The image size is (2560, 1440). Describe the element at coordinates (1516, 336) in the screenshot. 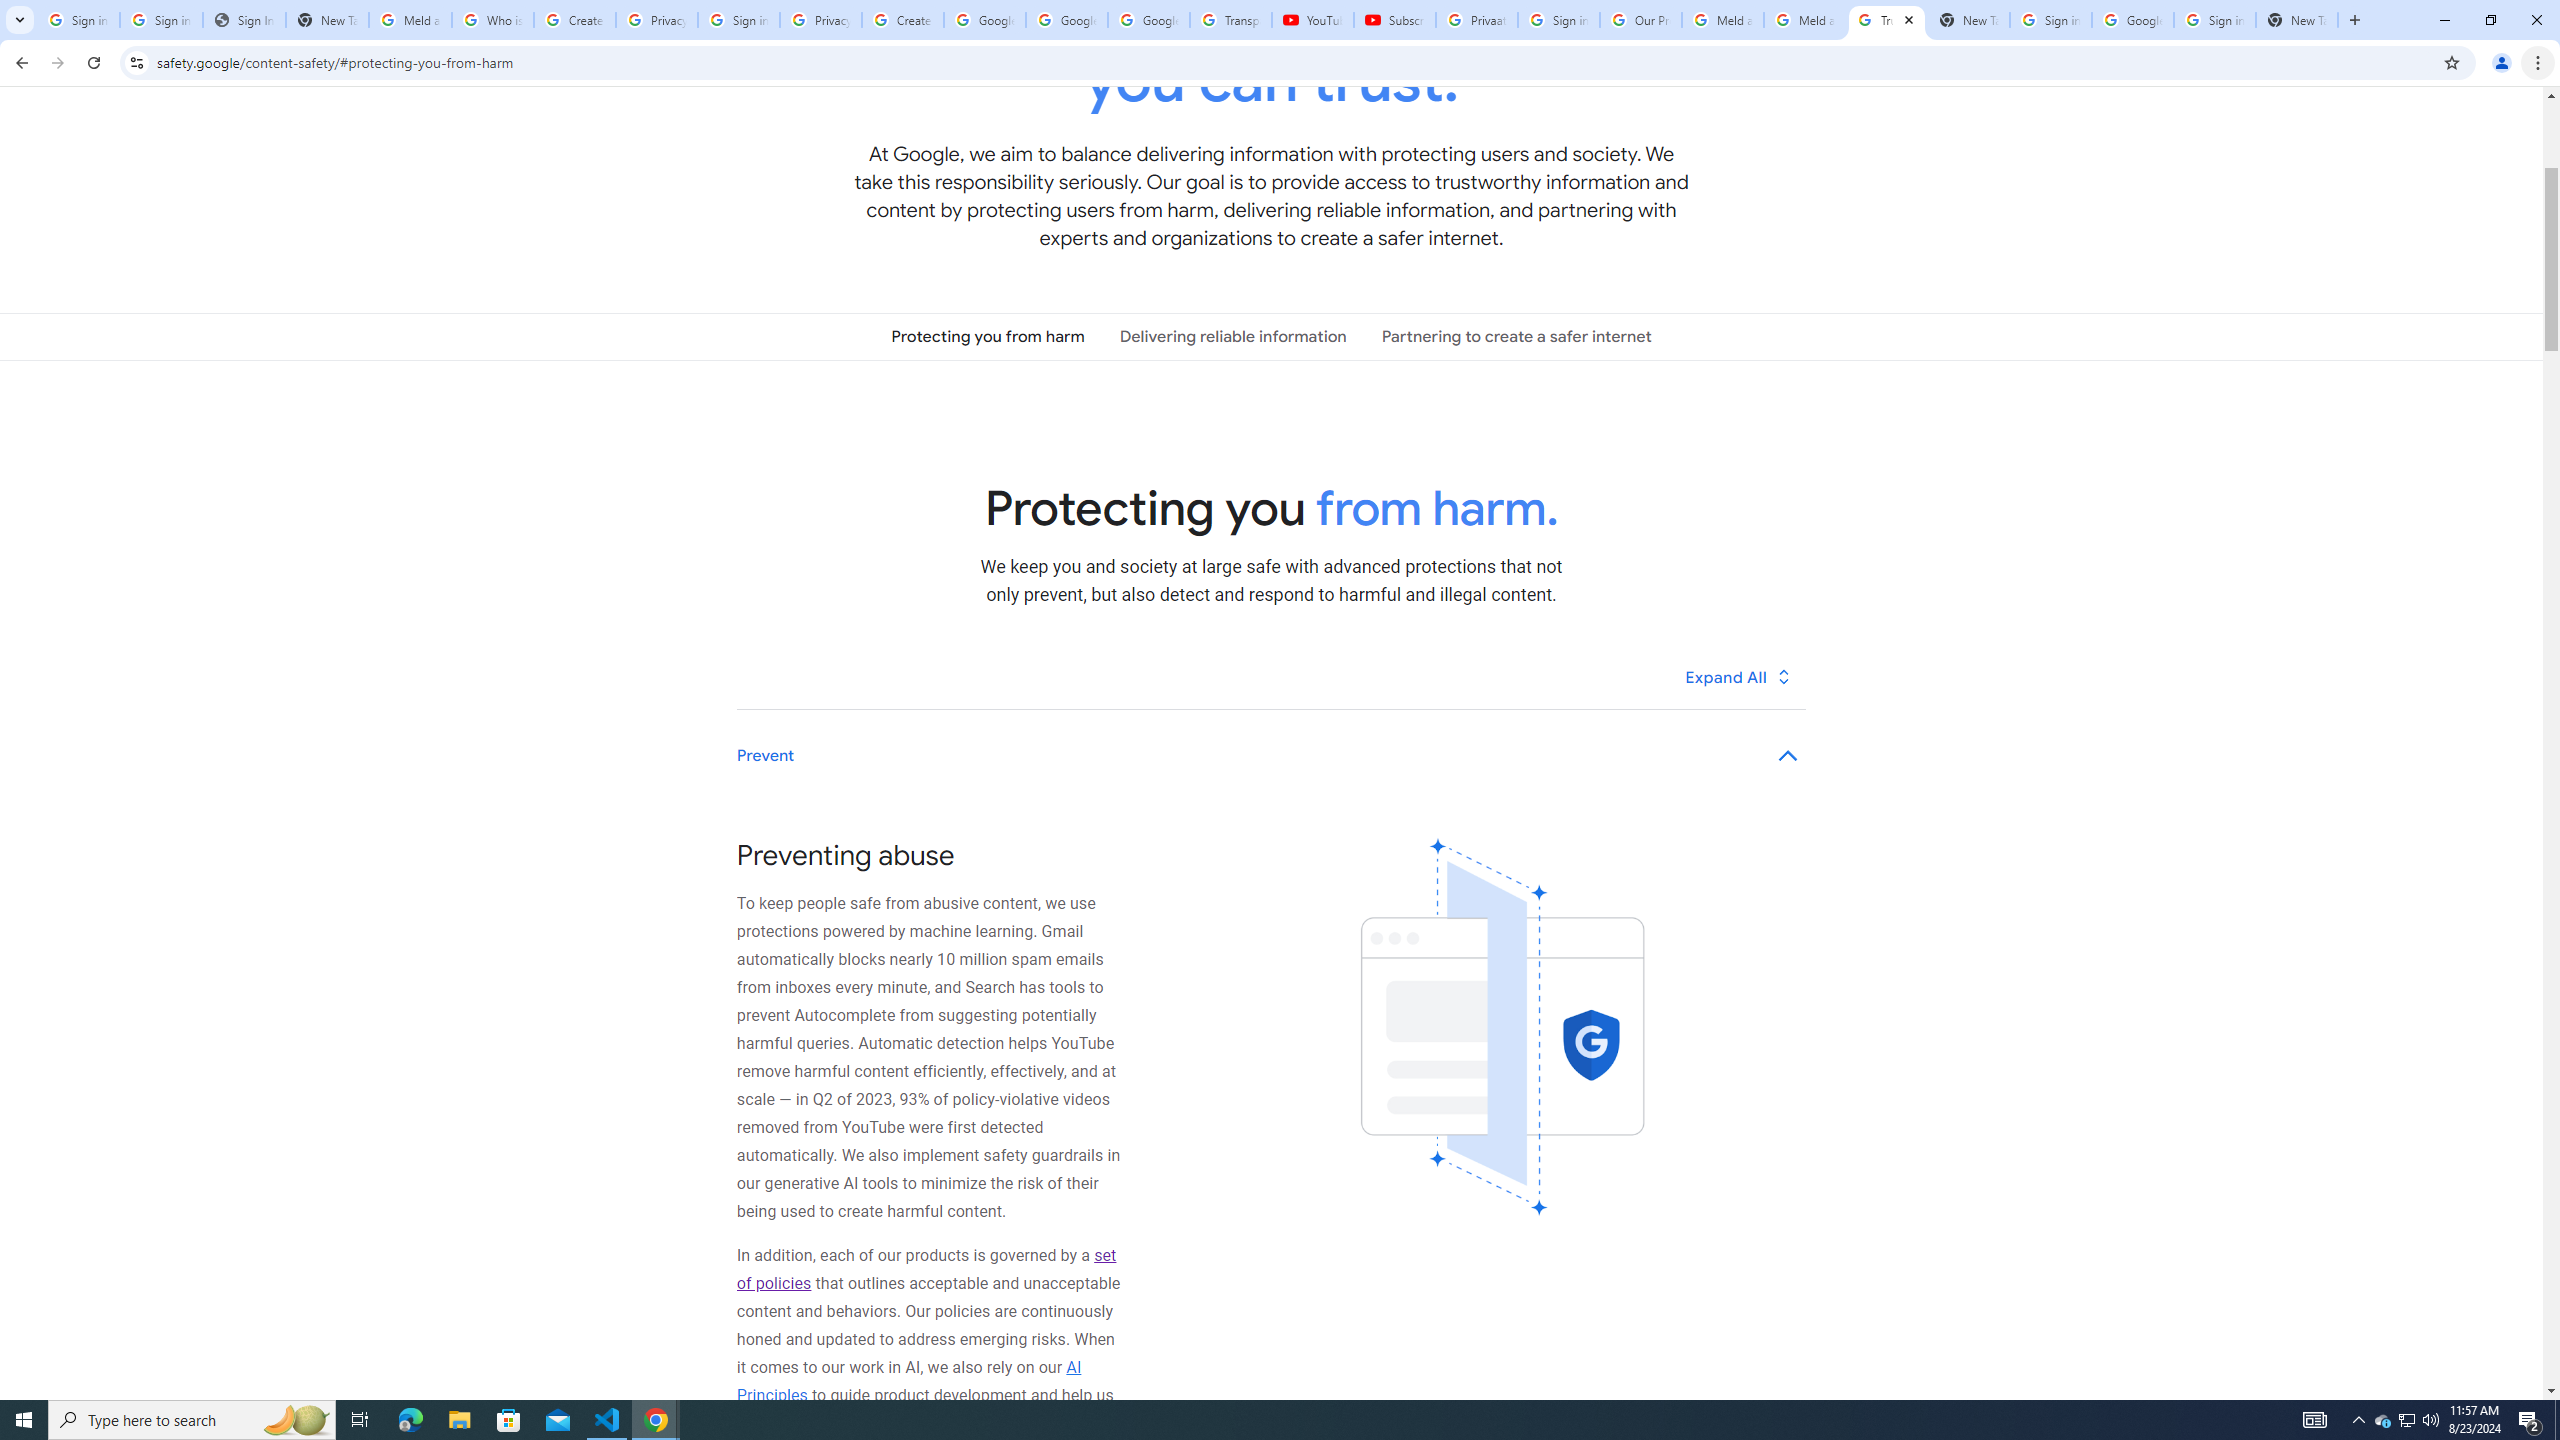

I see `'Partnering to create a safer internet'` at that location.